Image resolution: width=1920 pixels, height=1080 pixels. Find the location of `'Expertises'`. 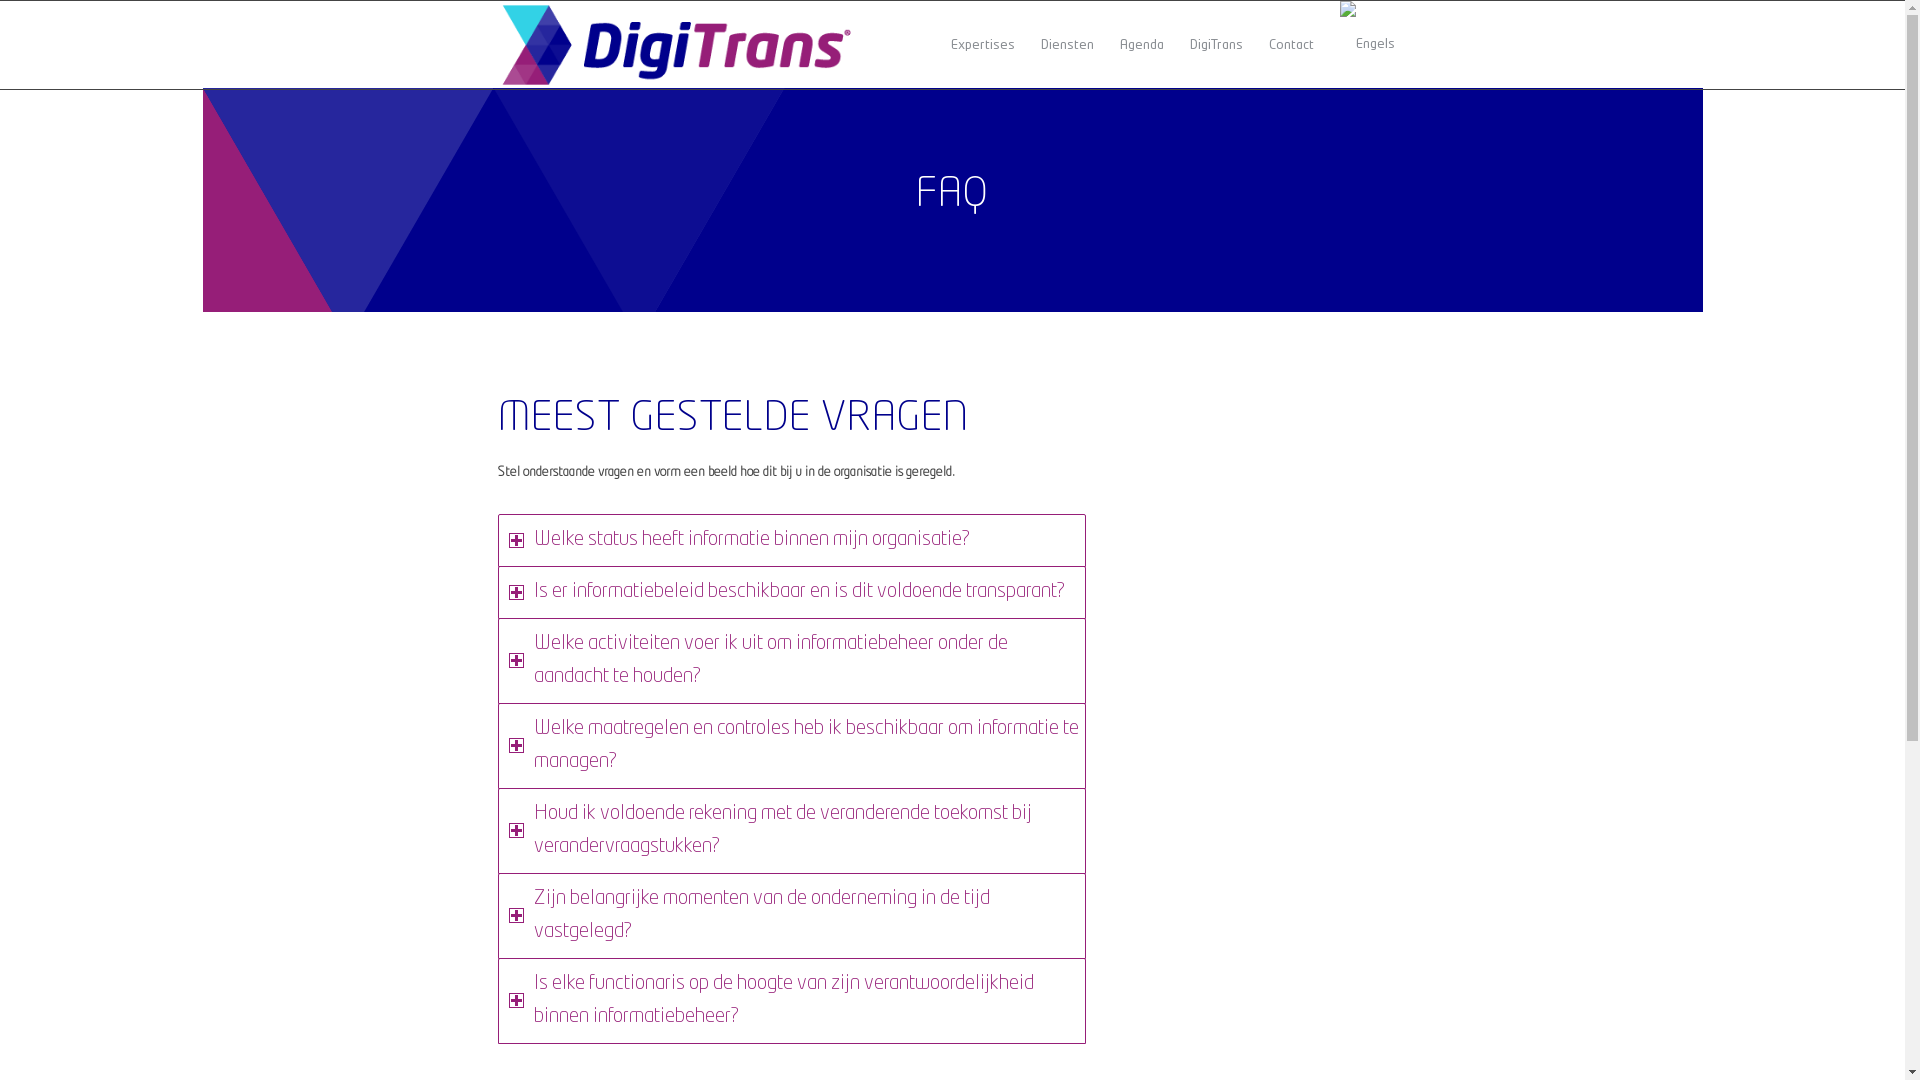

'Expertises' is located at coordinates (936, 45).